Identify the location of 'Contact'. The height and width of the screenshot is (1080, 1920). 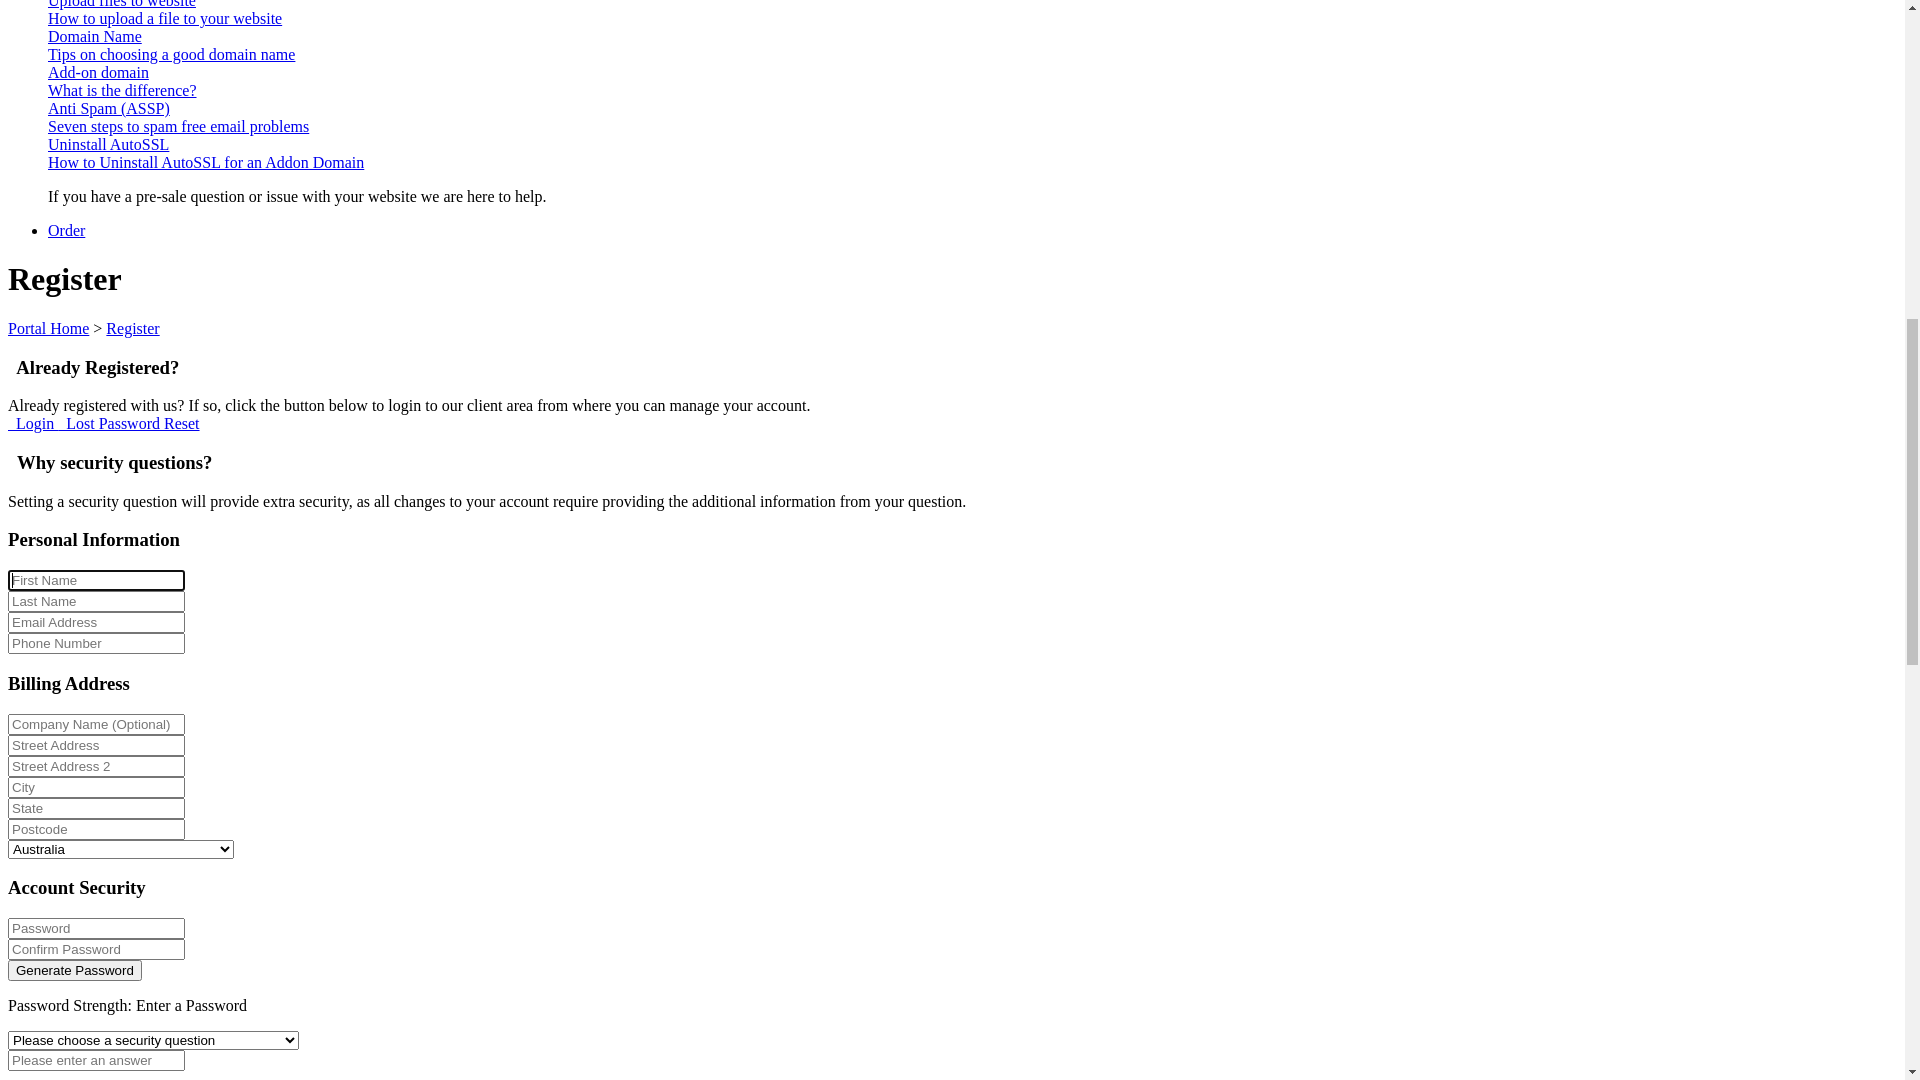
(72, 49).